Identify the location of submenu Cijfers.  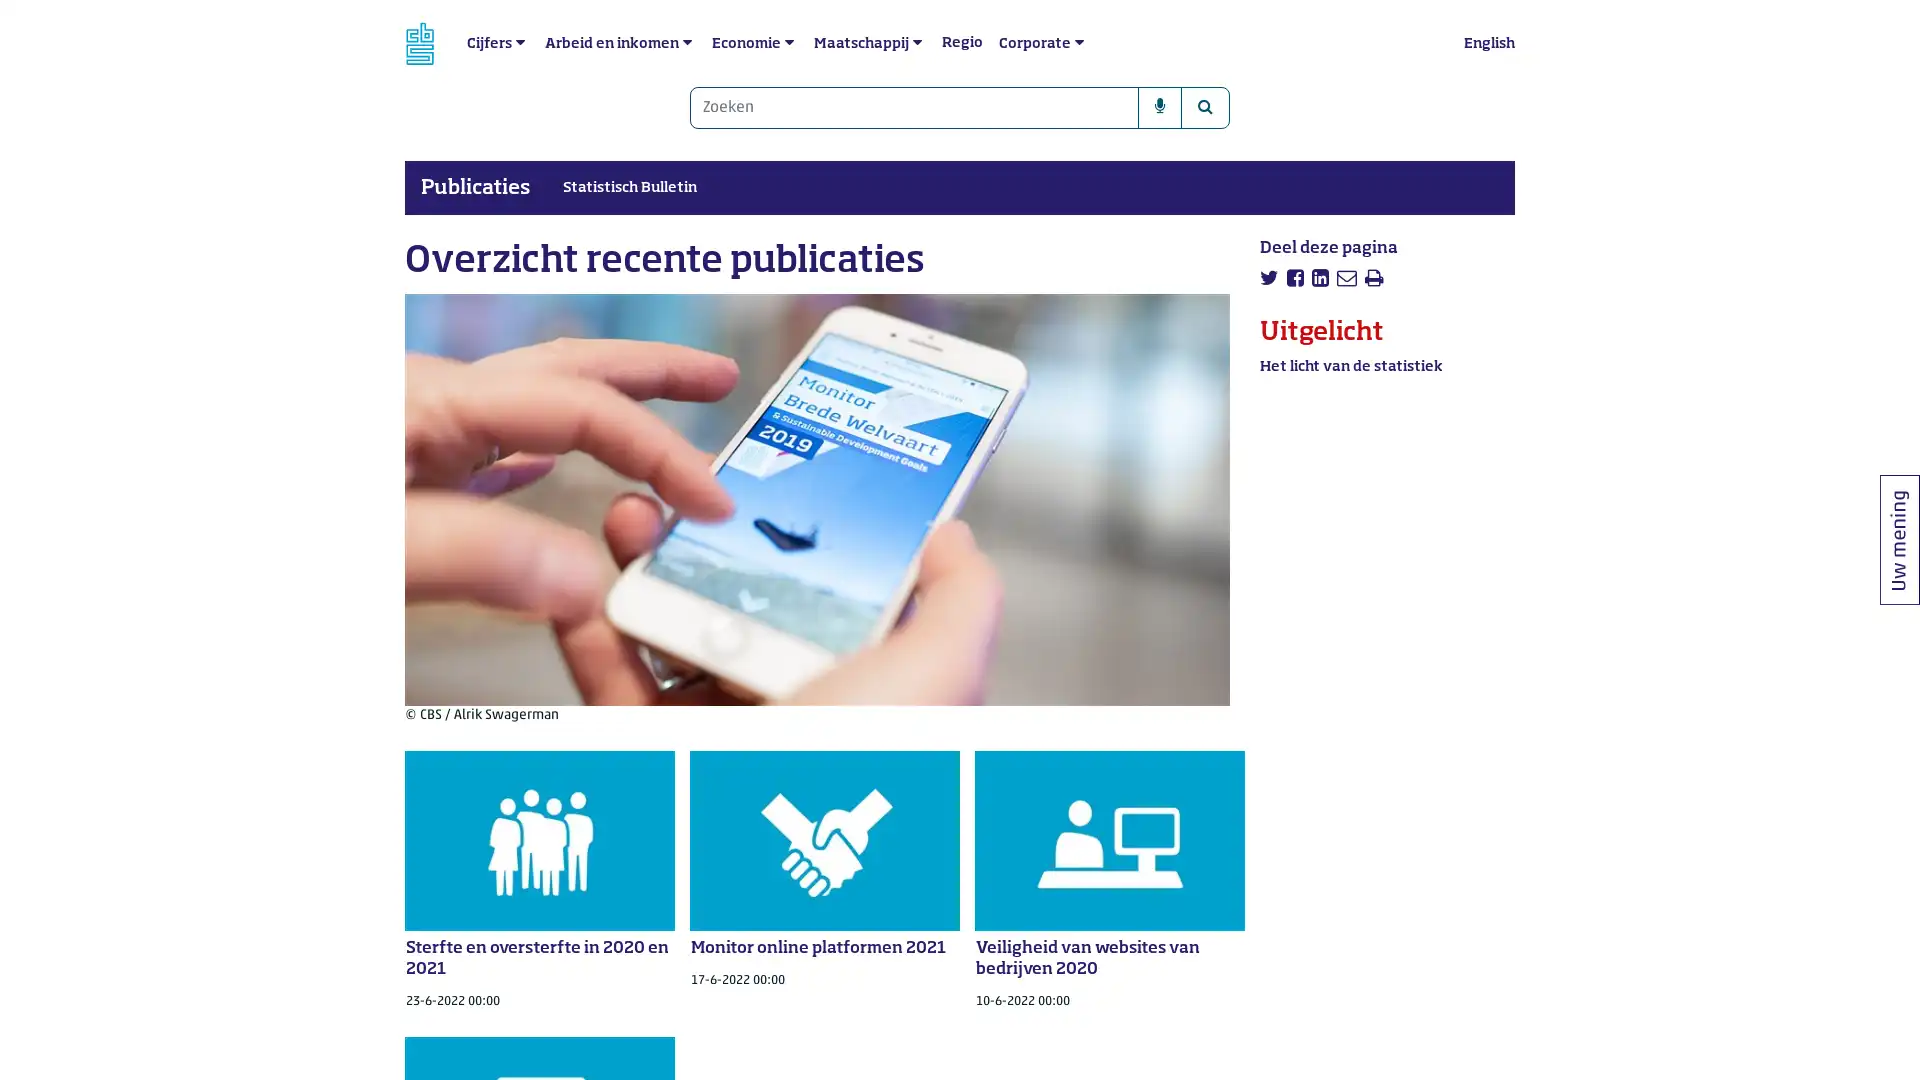
(520, 42).